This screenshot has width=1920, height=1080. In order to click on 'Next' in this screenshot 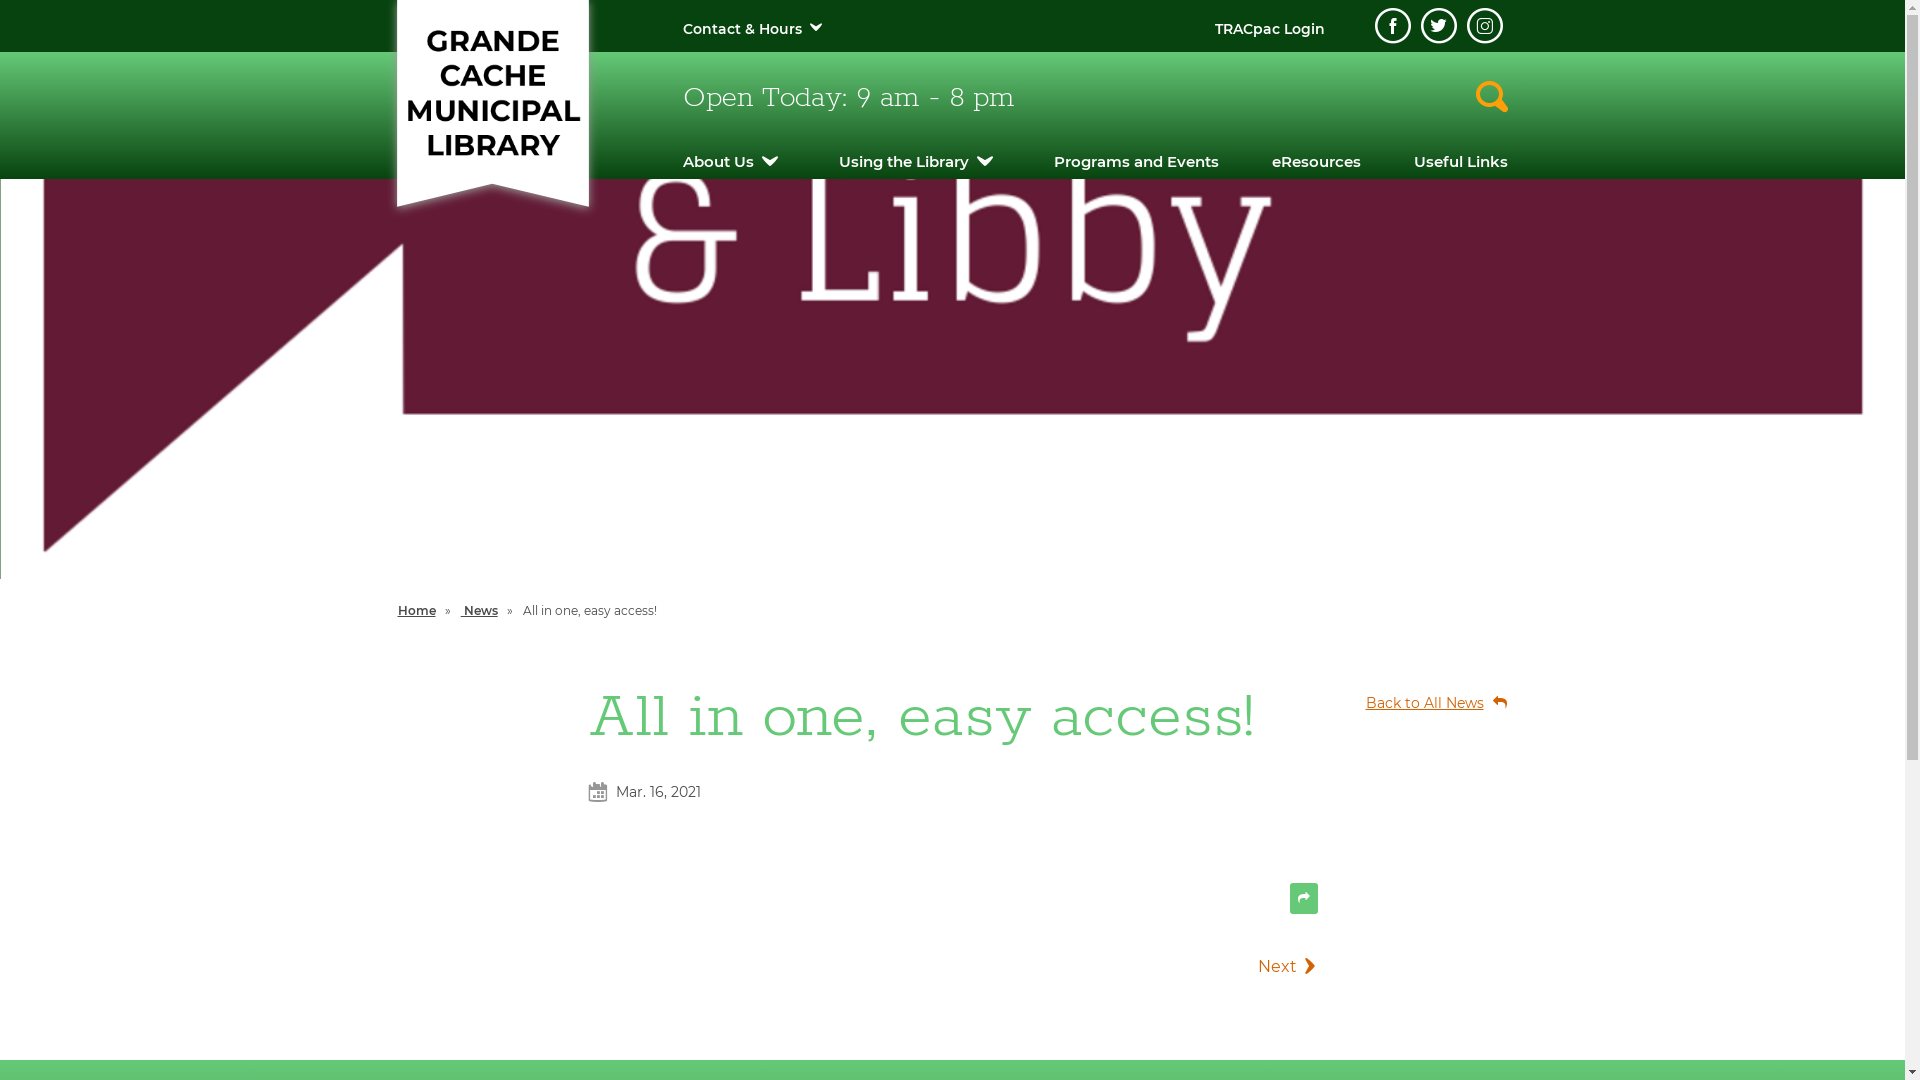, I will do `click(1237, 966)`.